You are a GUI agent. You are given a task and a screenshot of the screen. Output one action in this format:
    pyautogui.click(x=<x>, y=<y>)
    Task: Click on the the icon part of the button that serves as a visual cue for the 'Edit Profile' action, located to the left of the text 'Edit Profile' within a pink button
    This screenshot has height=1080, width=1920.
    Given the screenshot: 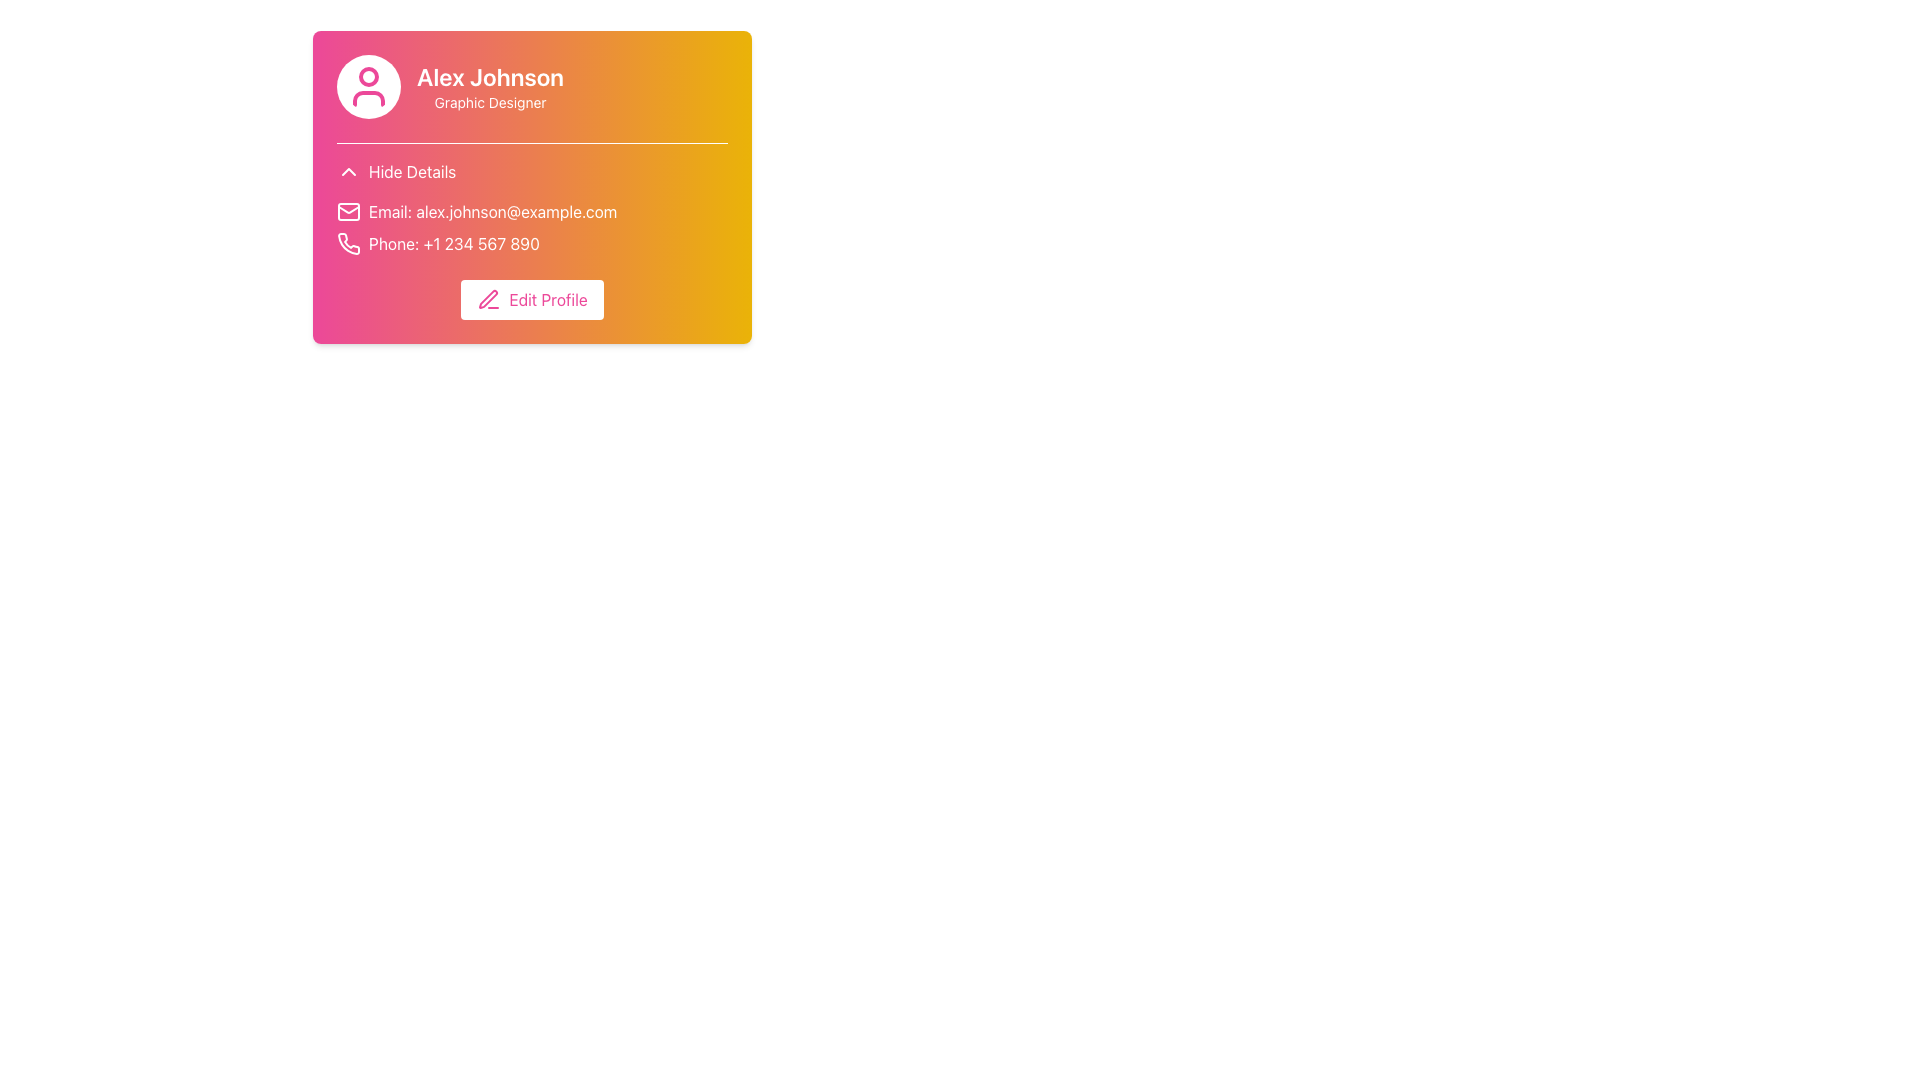 What is the action you would take?
    pyautogui.click(x=489, y=300)
    